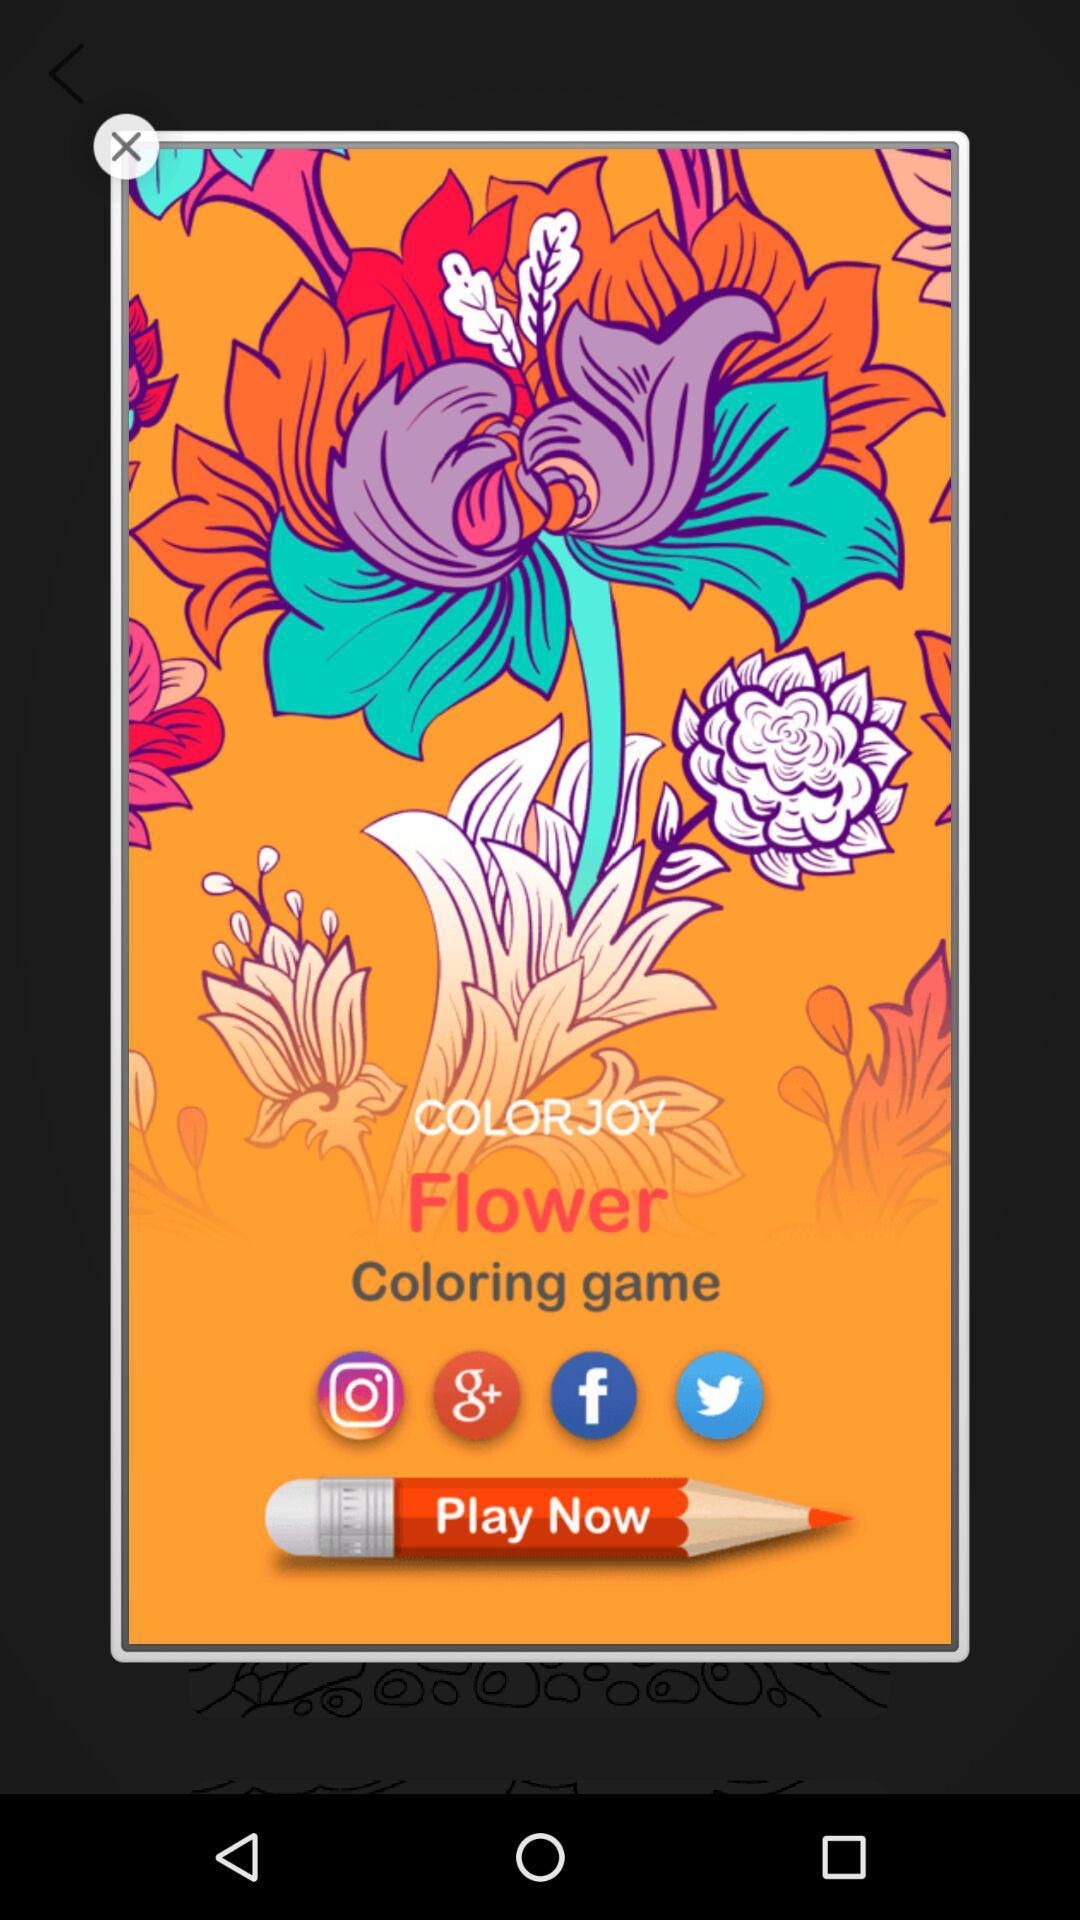 This screenshot has width=1080, height=1920. I want to click on the close icon, so click(126, 155).